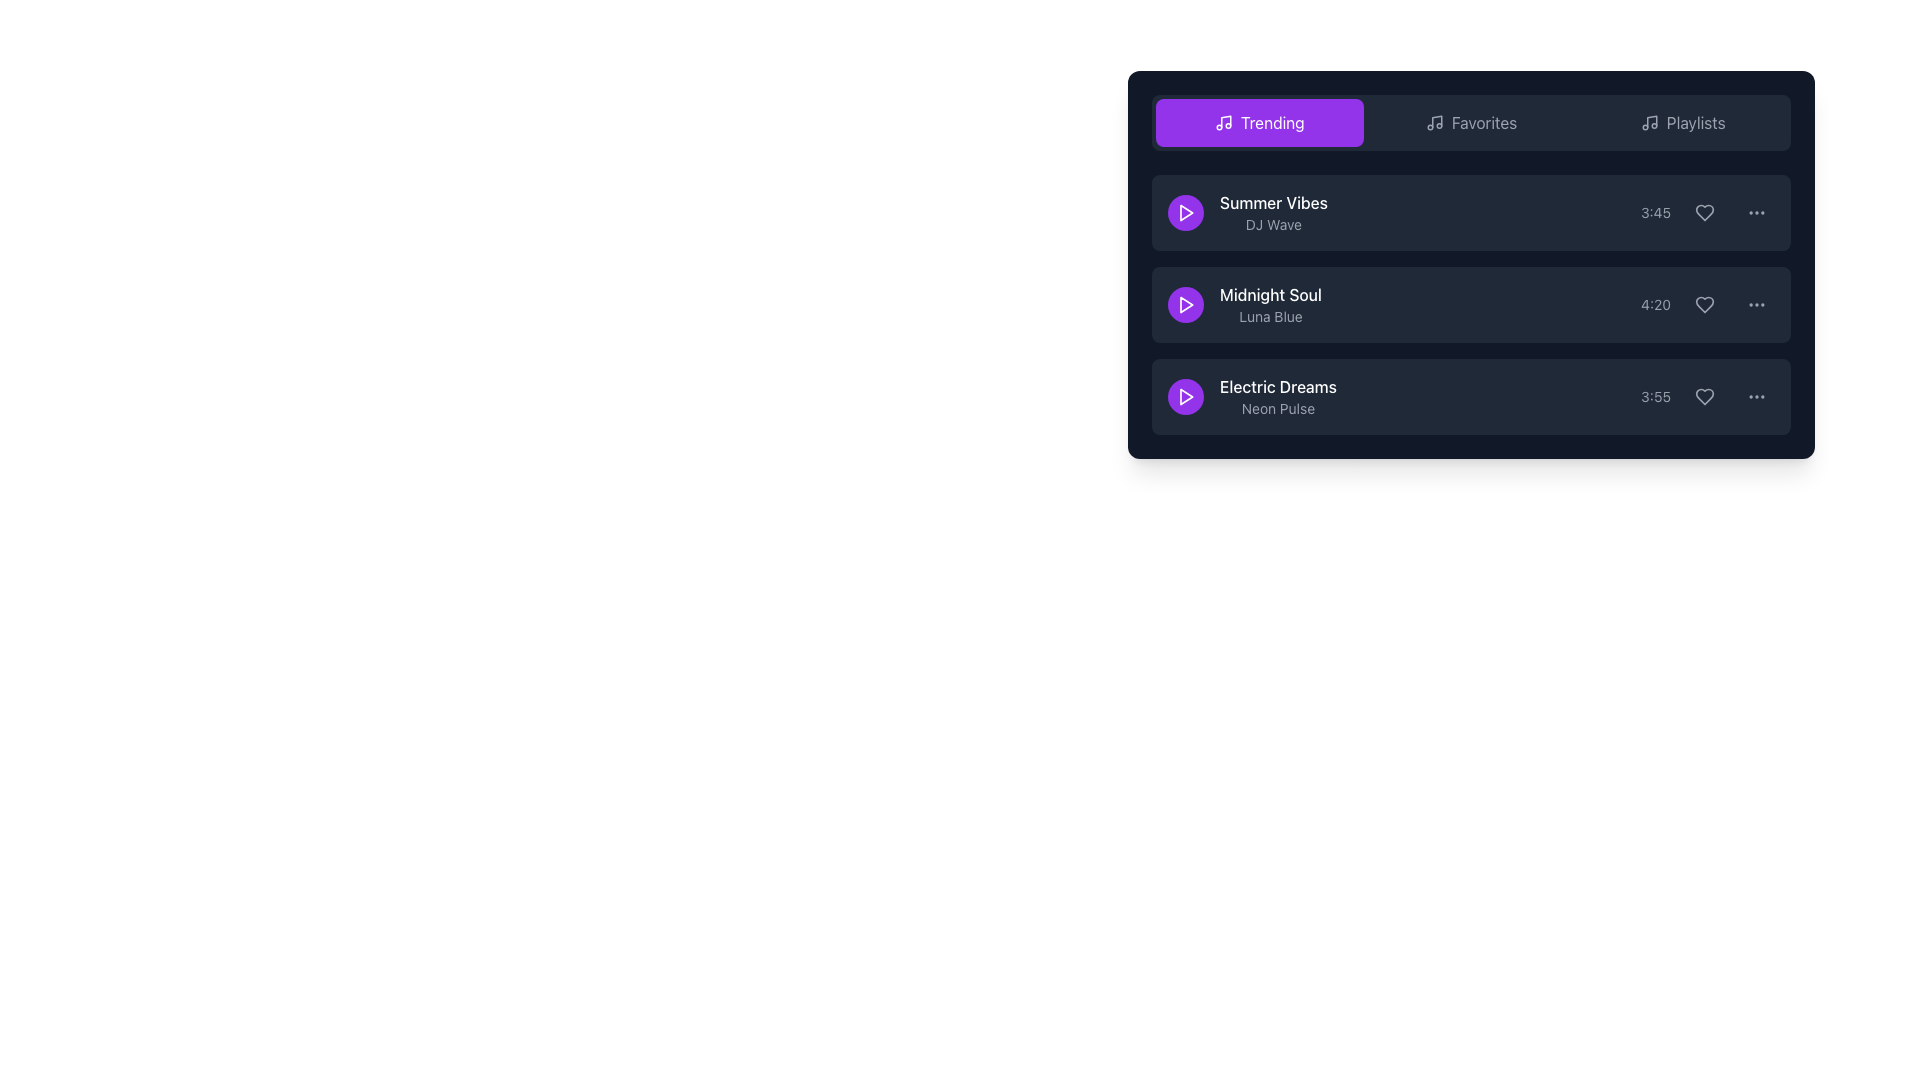  What do you see at coordinates (1277, 407) in the screenshot?
I see `the secondary text label that provides additional context about the 'Electric Dreams' playlist, located directly under the text 'Electric Dreams' in the third list item under the 'Trending' tab` at bounding box center [1277, 407].